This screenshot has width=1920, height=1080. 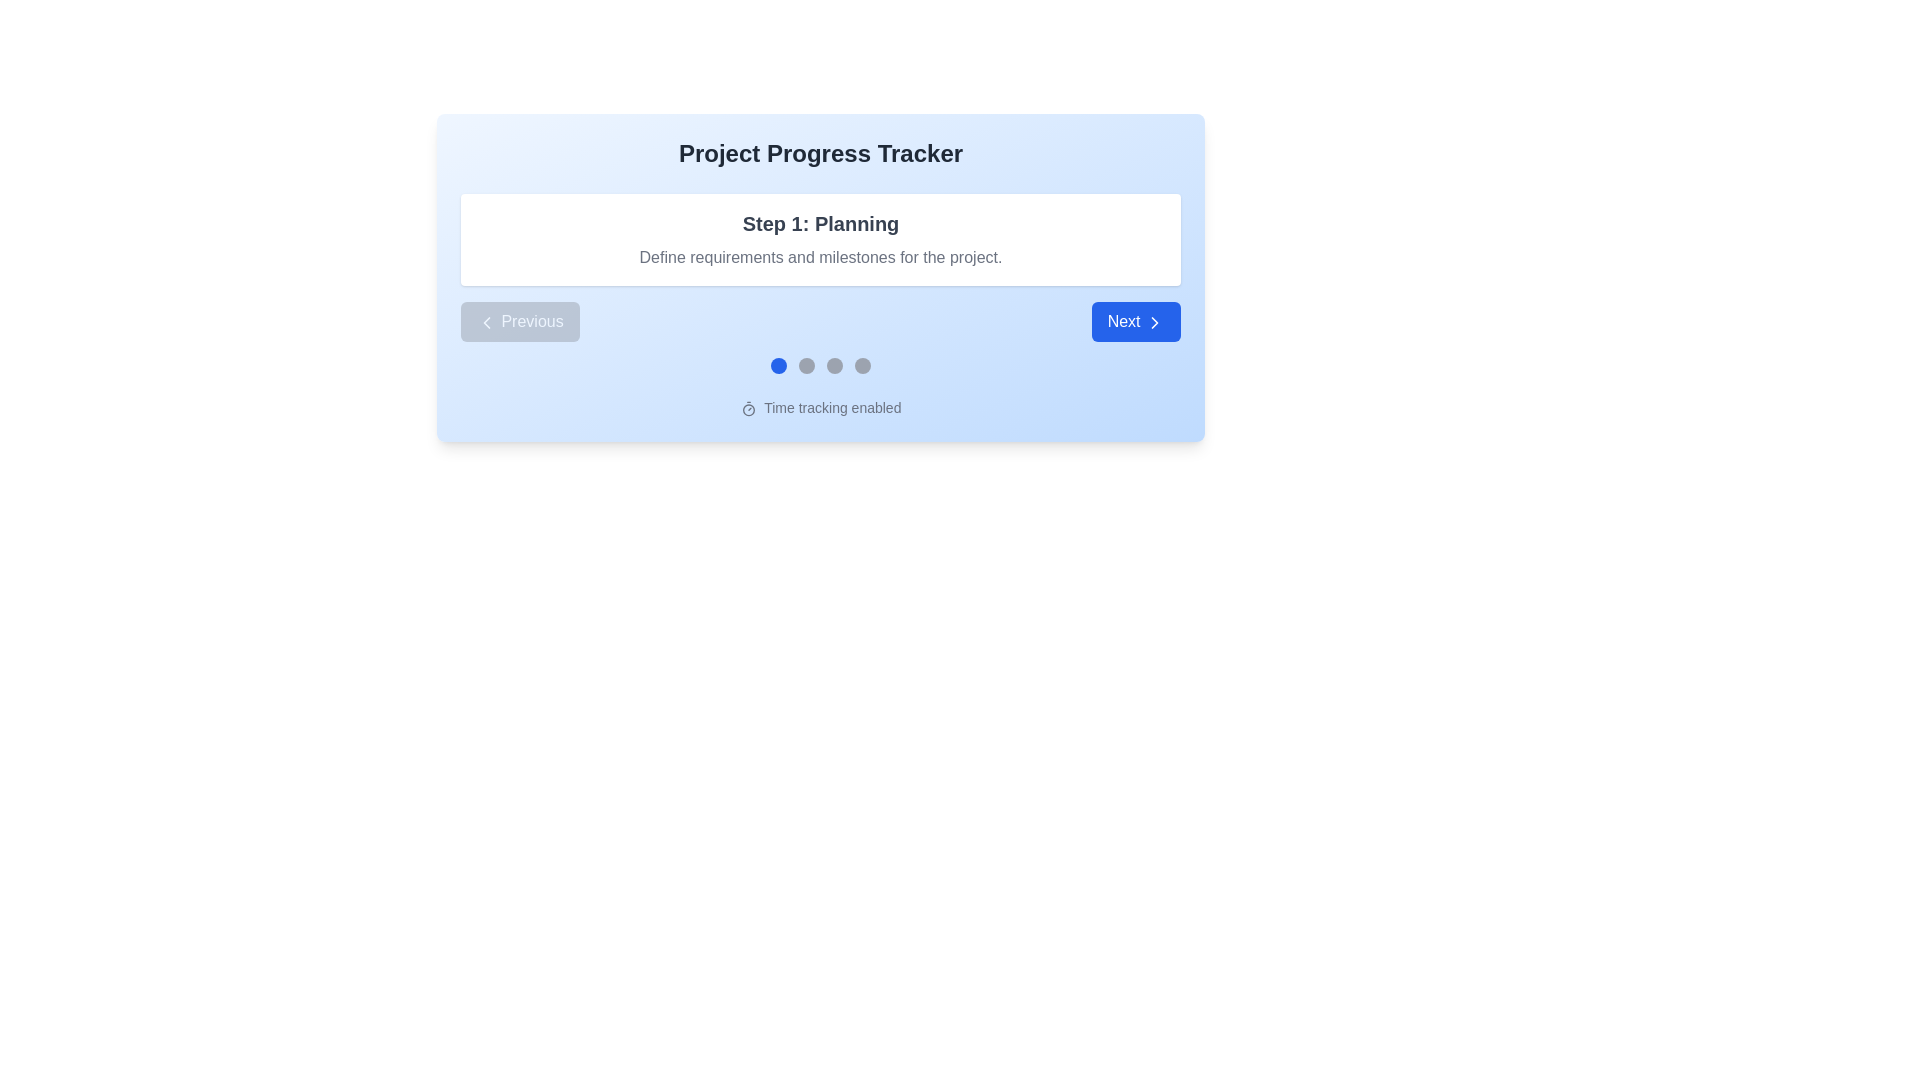 What do you see at coordinates (820, 407) in the screenshot?
I see `the static information text 'Time tracking enabled' with the preceding timer icon, located at the bottom of the 'Project Progress Tracker' card, just below the pagination indicators` at bounding box center [820, 407].